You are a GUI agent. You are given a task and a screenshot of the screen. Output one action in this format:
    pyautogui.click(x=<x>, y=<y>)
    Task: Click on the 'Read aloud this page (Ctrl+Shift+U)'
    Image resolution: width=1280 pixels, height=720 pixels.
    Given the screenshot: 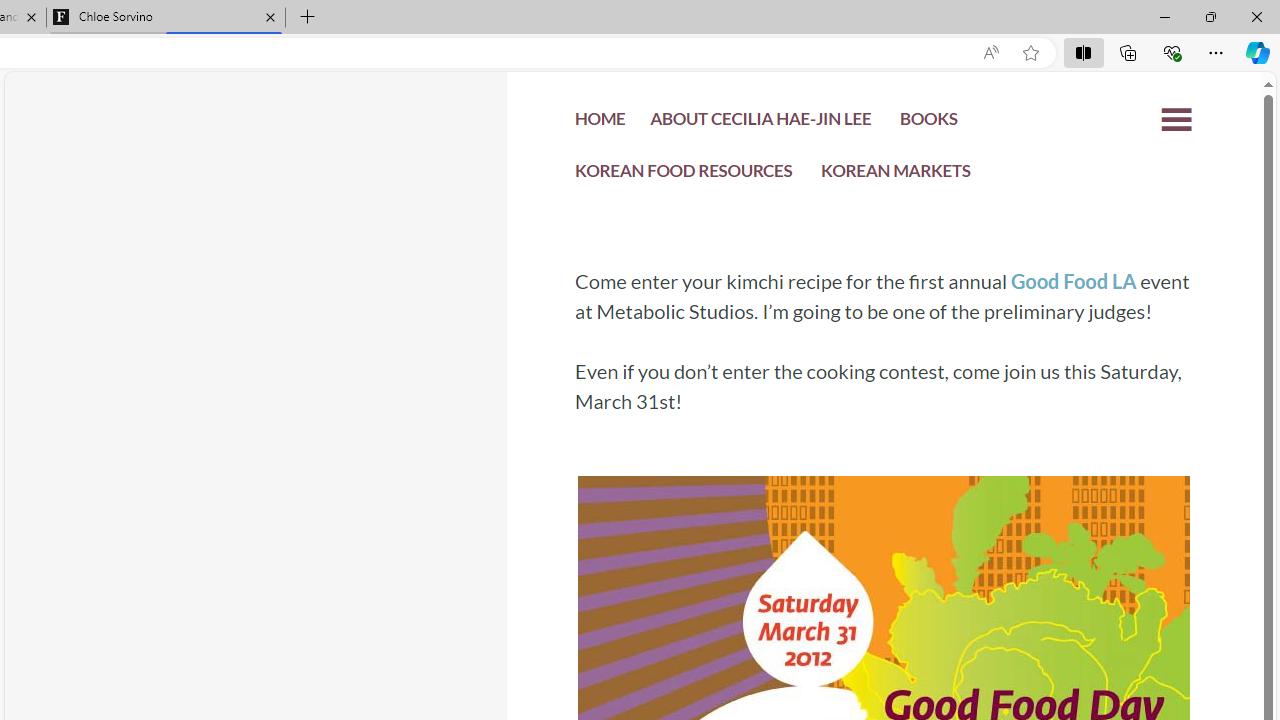 What is the action you would take?
    pyautogui.click(x=991, y=52)
    